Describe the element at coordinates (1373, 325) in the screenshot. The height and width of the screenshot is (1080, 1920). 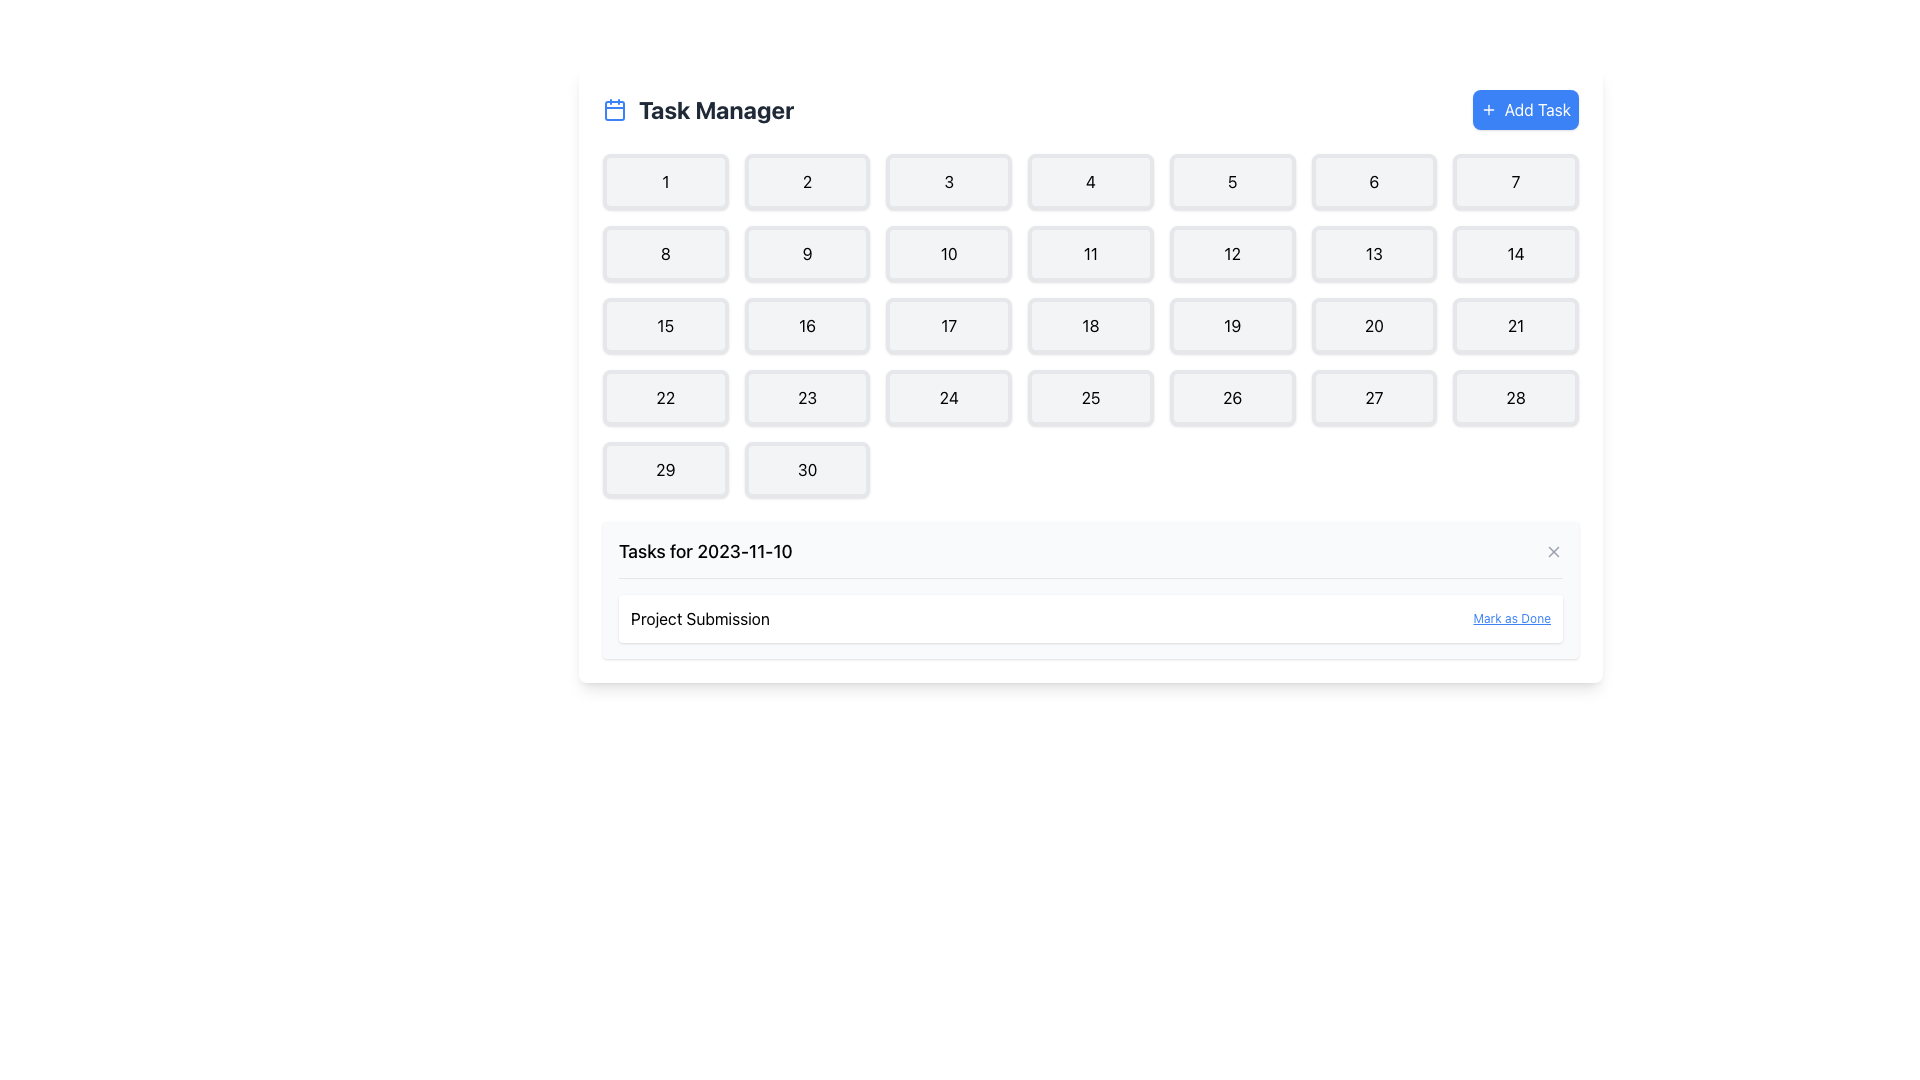
I see `the interactive button labeled '20' in the third row and sixth column of the calendar grid` at that location.